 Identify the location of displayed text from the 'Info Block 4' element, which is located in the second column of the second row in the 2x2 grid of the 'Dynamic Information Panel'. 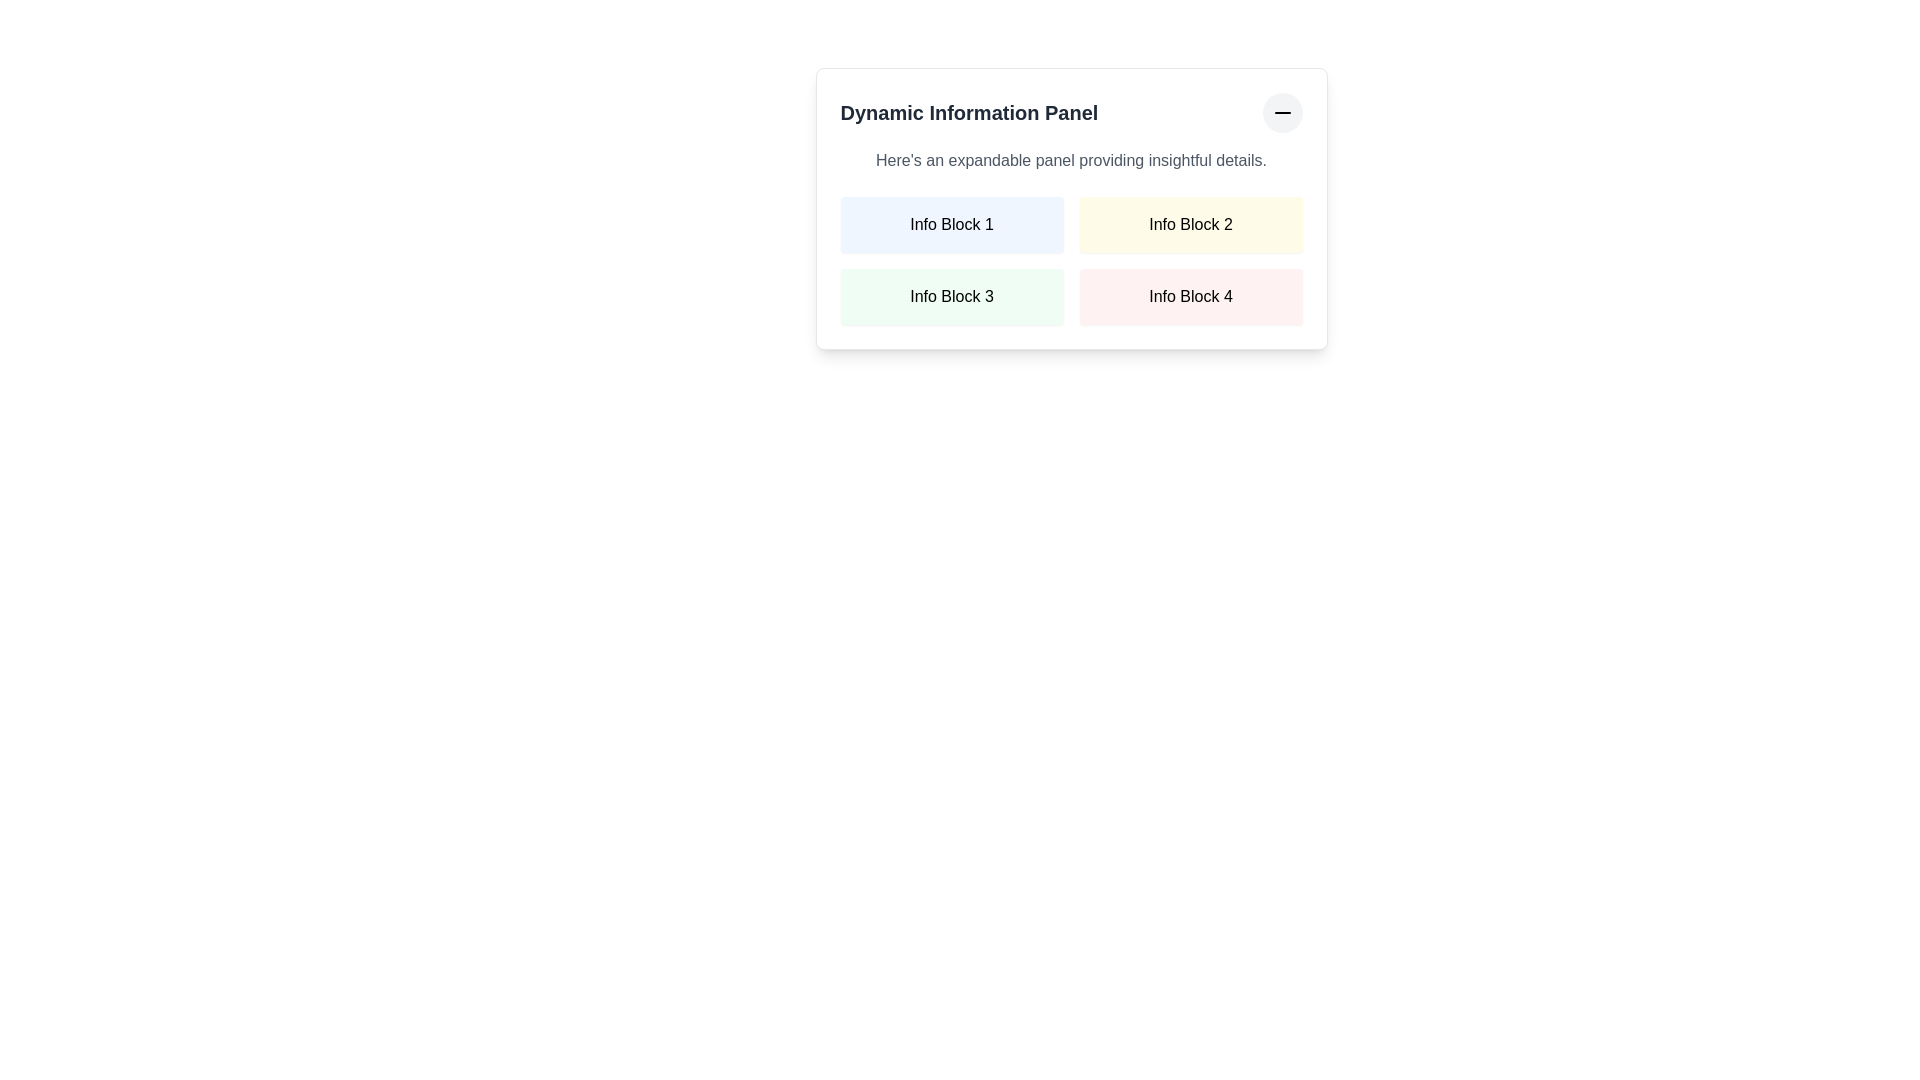
(1190, 297).